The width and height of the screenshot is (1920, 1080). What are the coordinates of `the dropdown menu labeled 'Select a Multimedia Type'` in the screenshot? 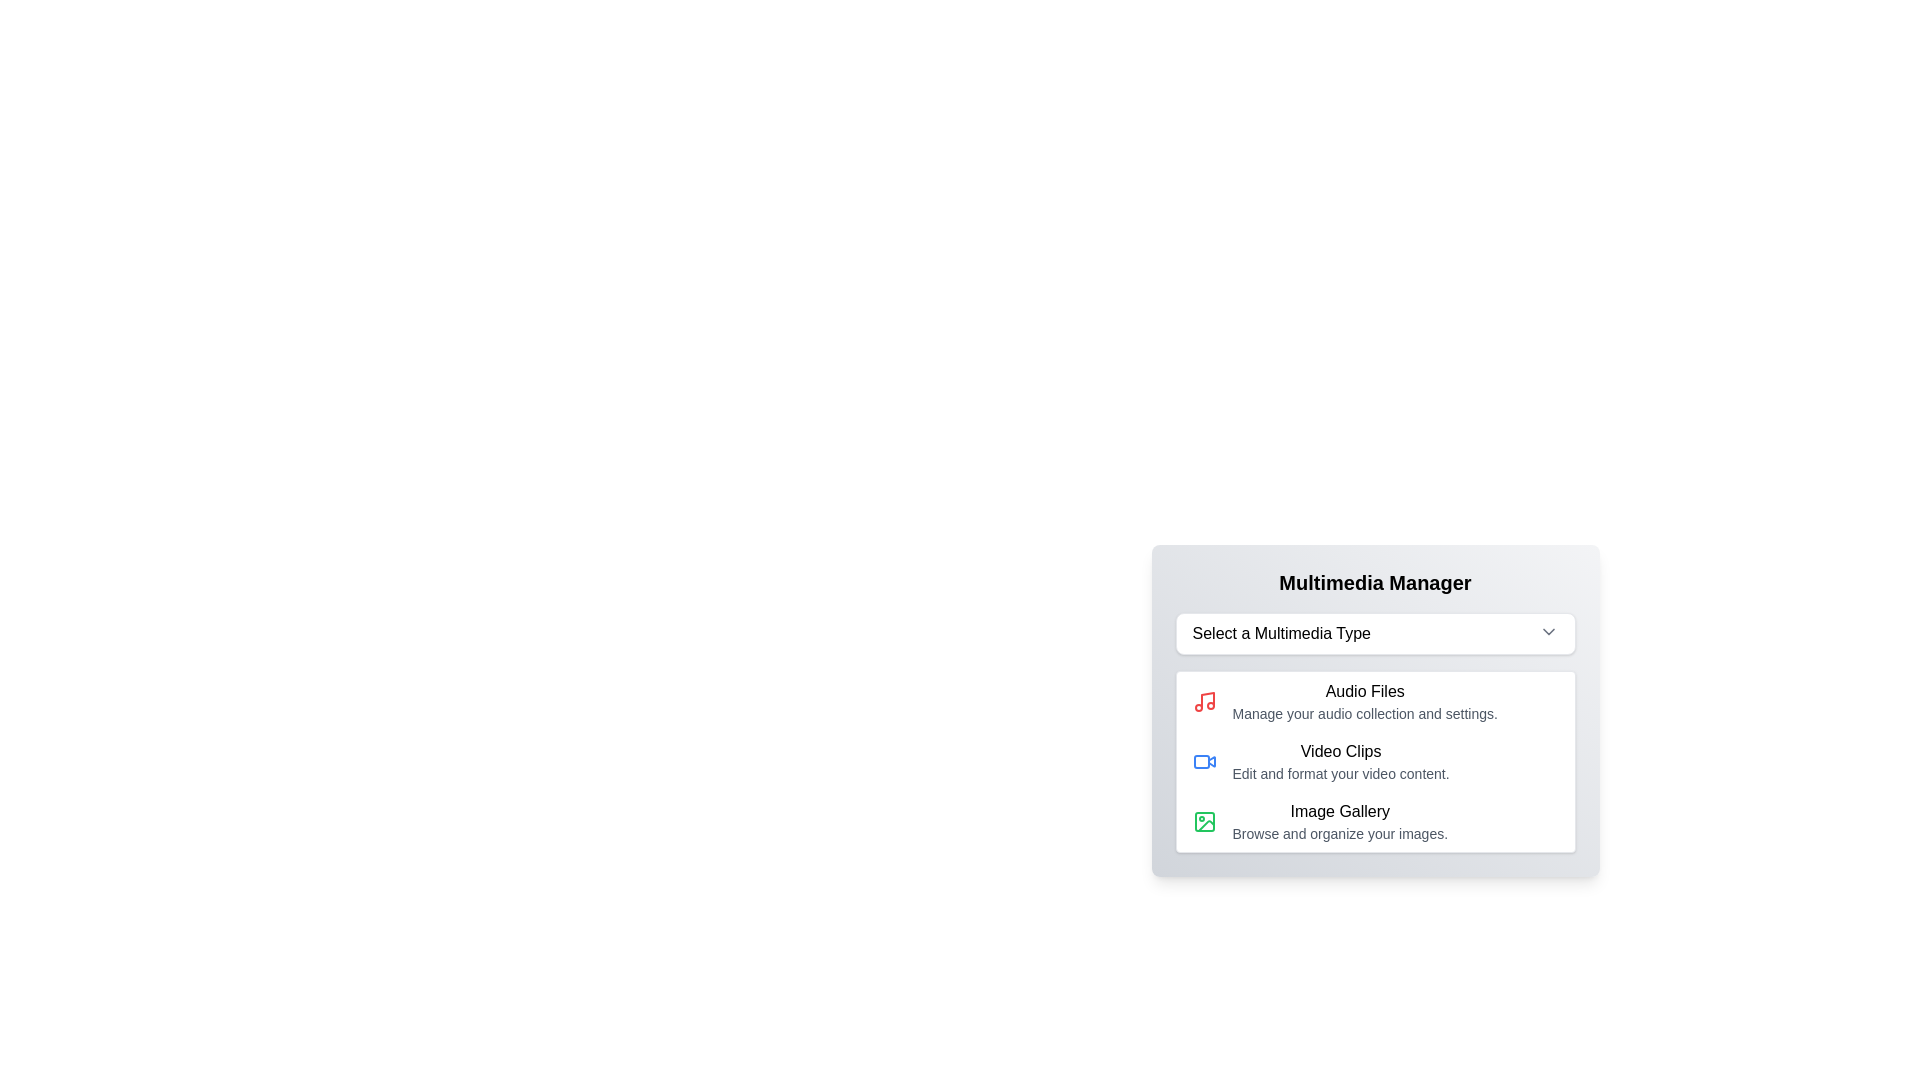 It's located at (1374, 633).